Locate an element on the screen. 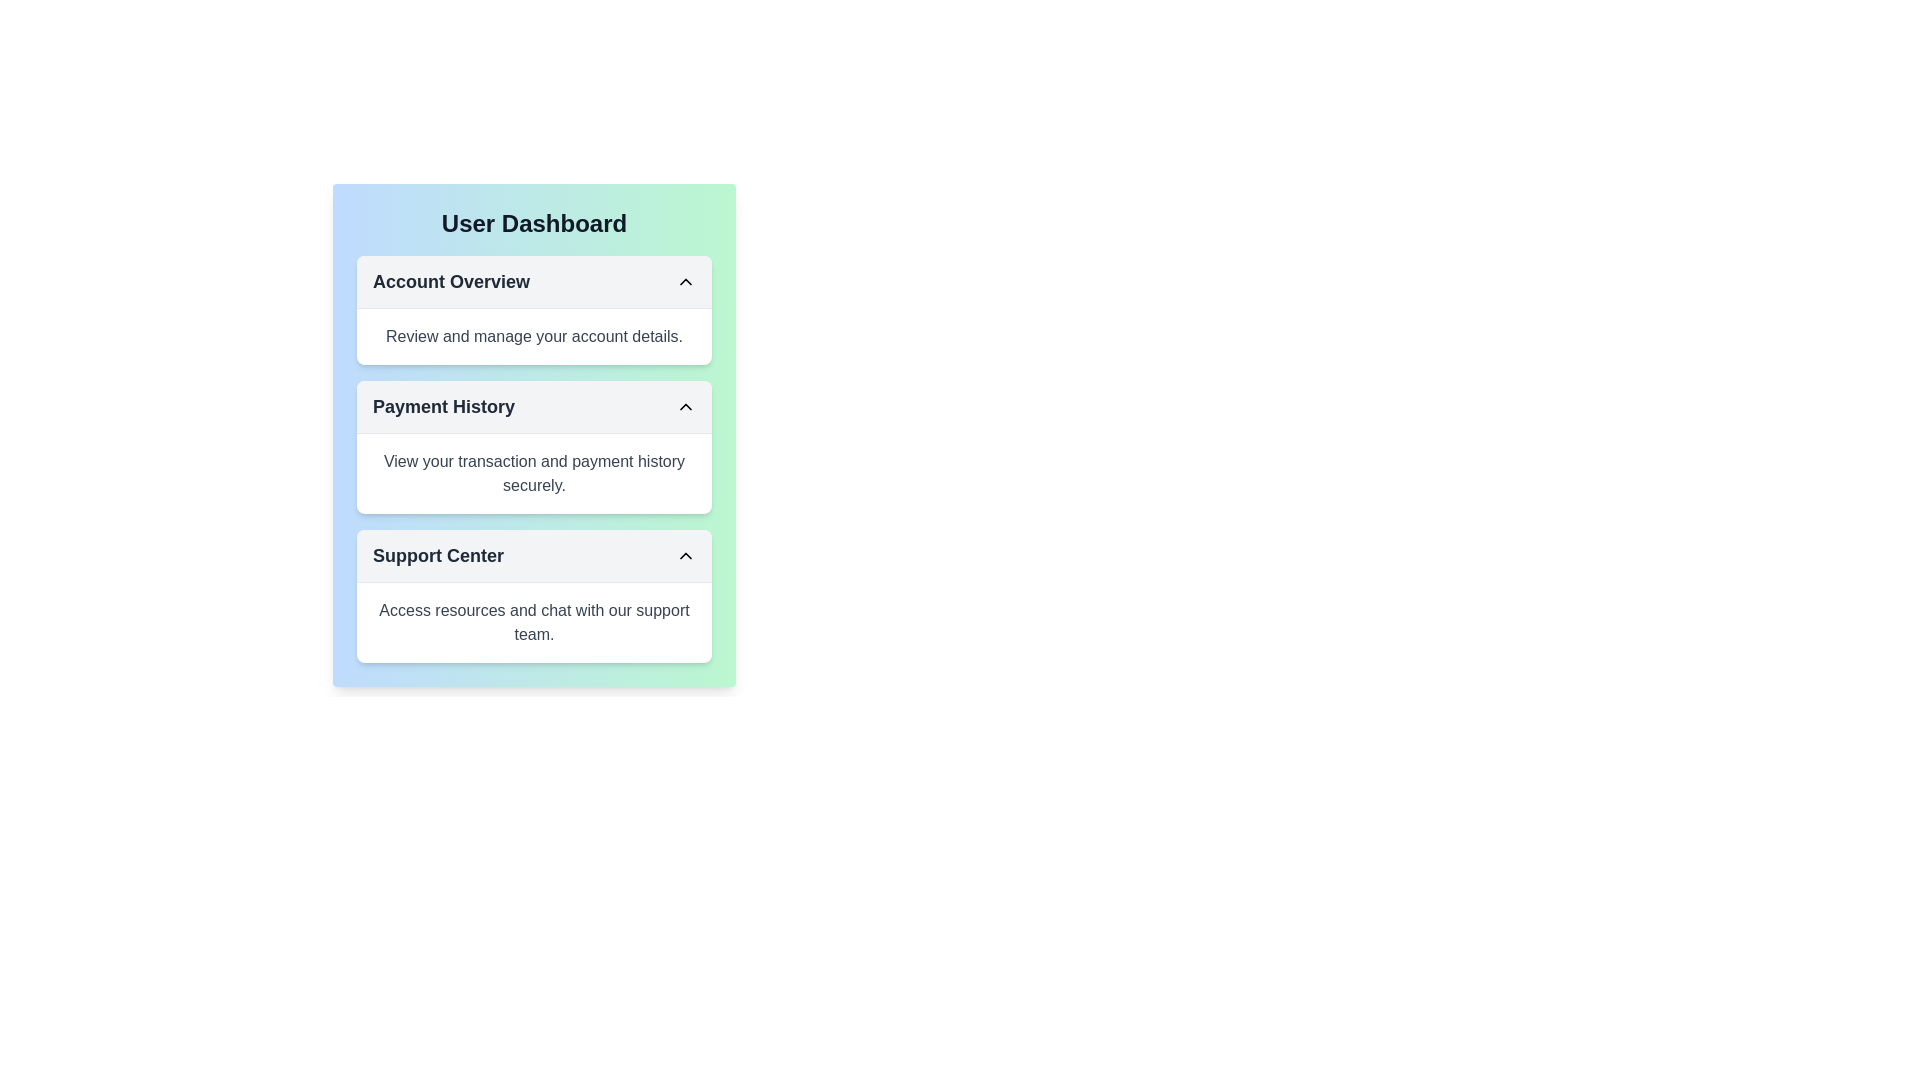 The image size is (1920, 1080). the second informational card in the list to focus or select it is located at coordinates (534, 446).